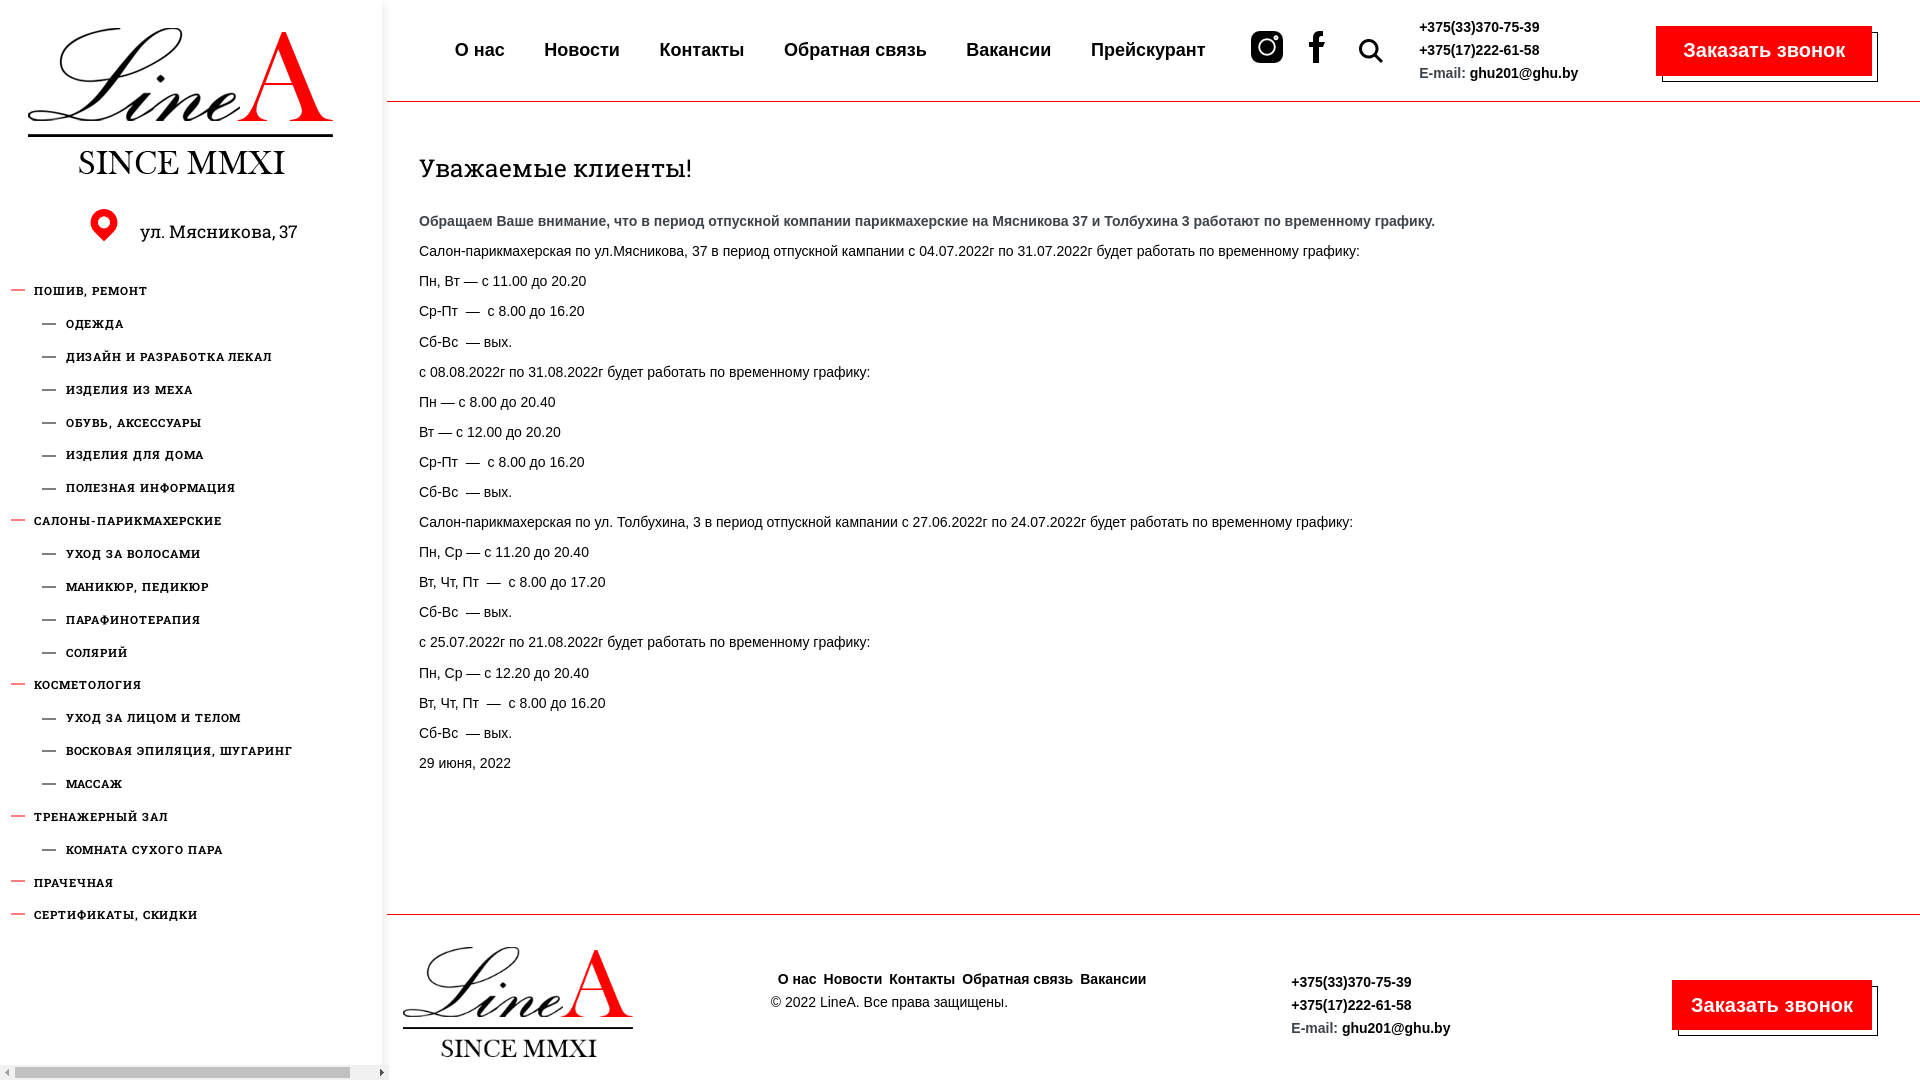 Image resolution: width=1920 pixels, height=1080 pixels. Describe the element at coordinates (1478, 49) in the screenshot. I see `'+375(17)222-61-58'` at that location.